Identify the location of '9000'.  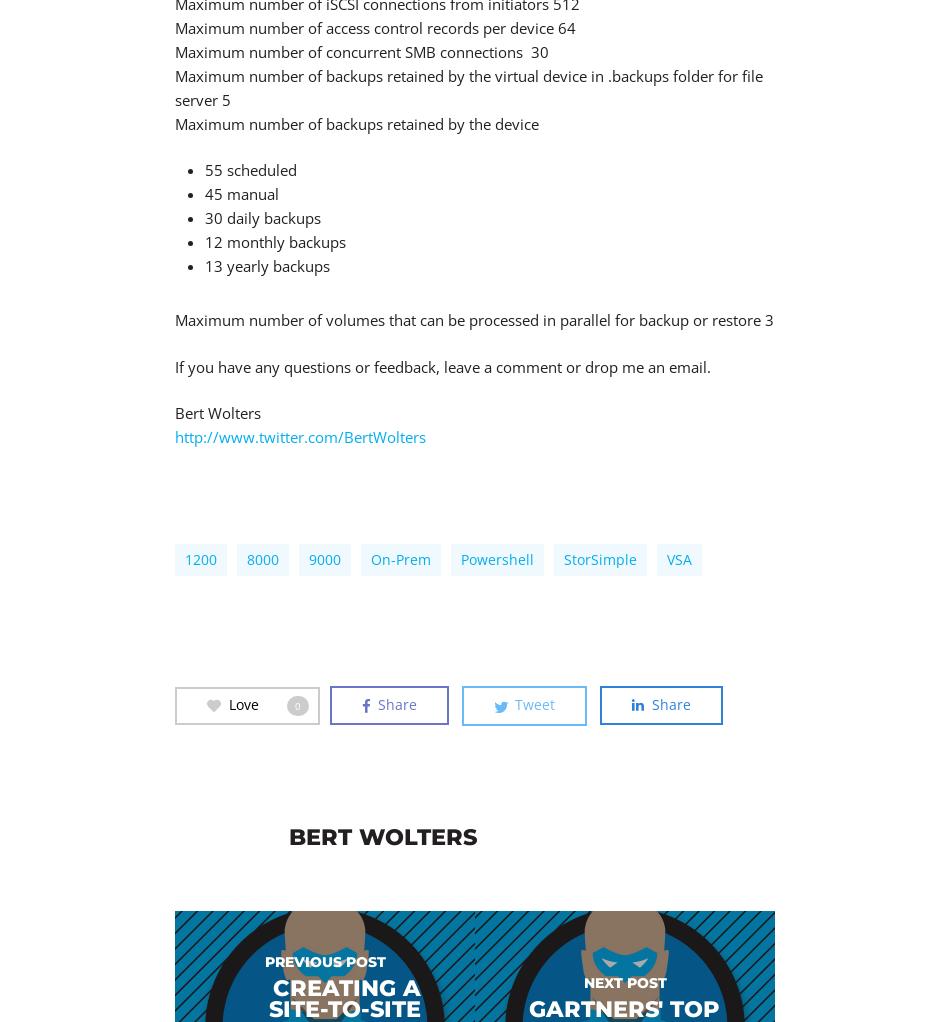
(308, 559).